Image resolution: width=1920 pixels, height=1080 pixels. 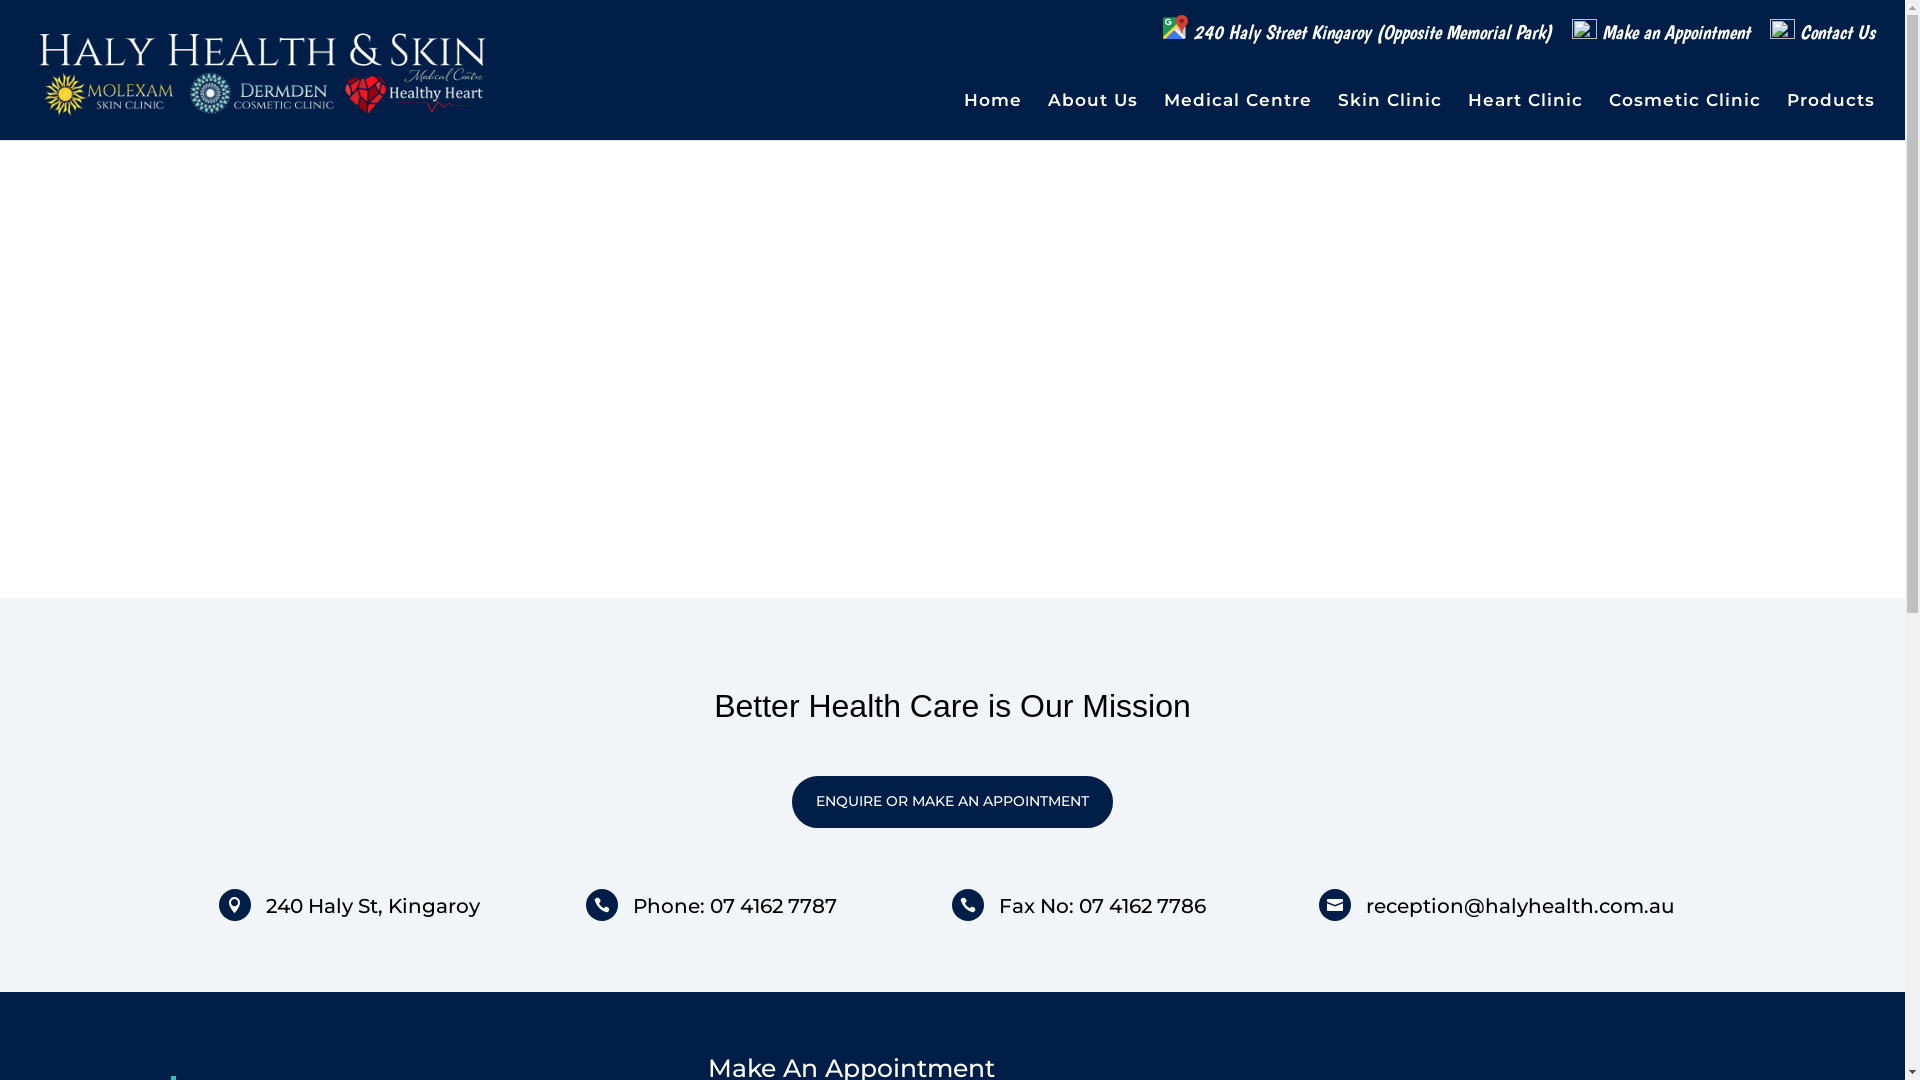 I want to click on 'Heart Clinic', so click(x=1524, y=116).